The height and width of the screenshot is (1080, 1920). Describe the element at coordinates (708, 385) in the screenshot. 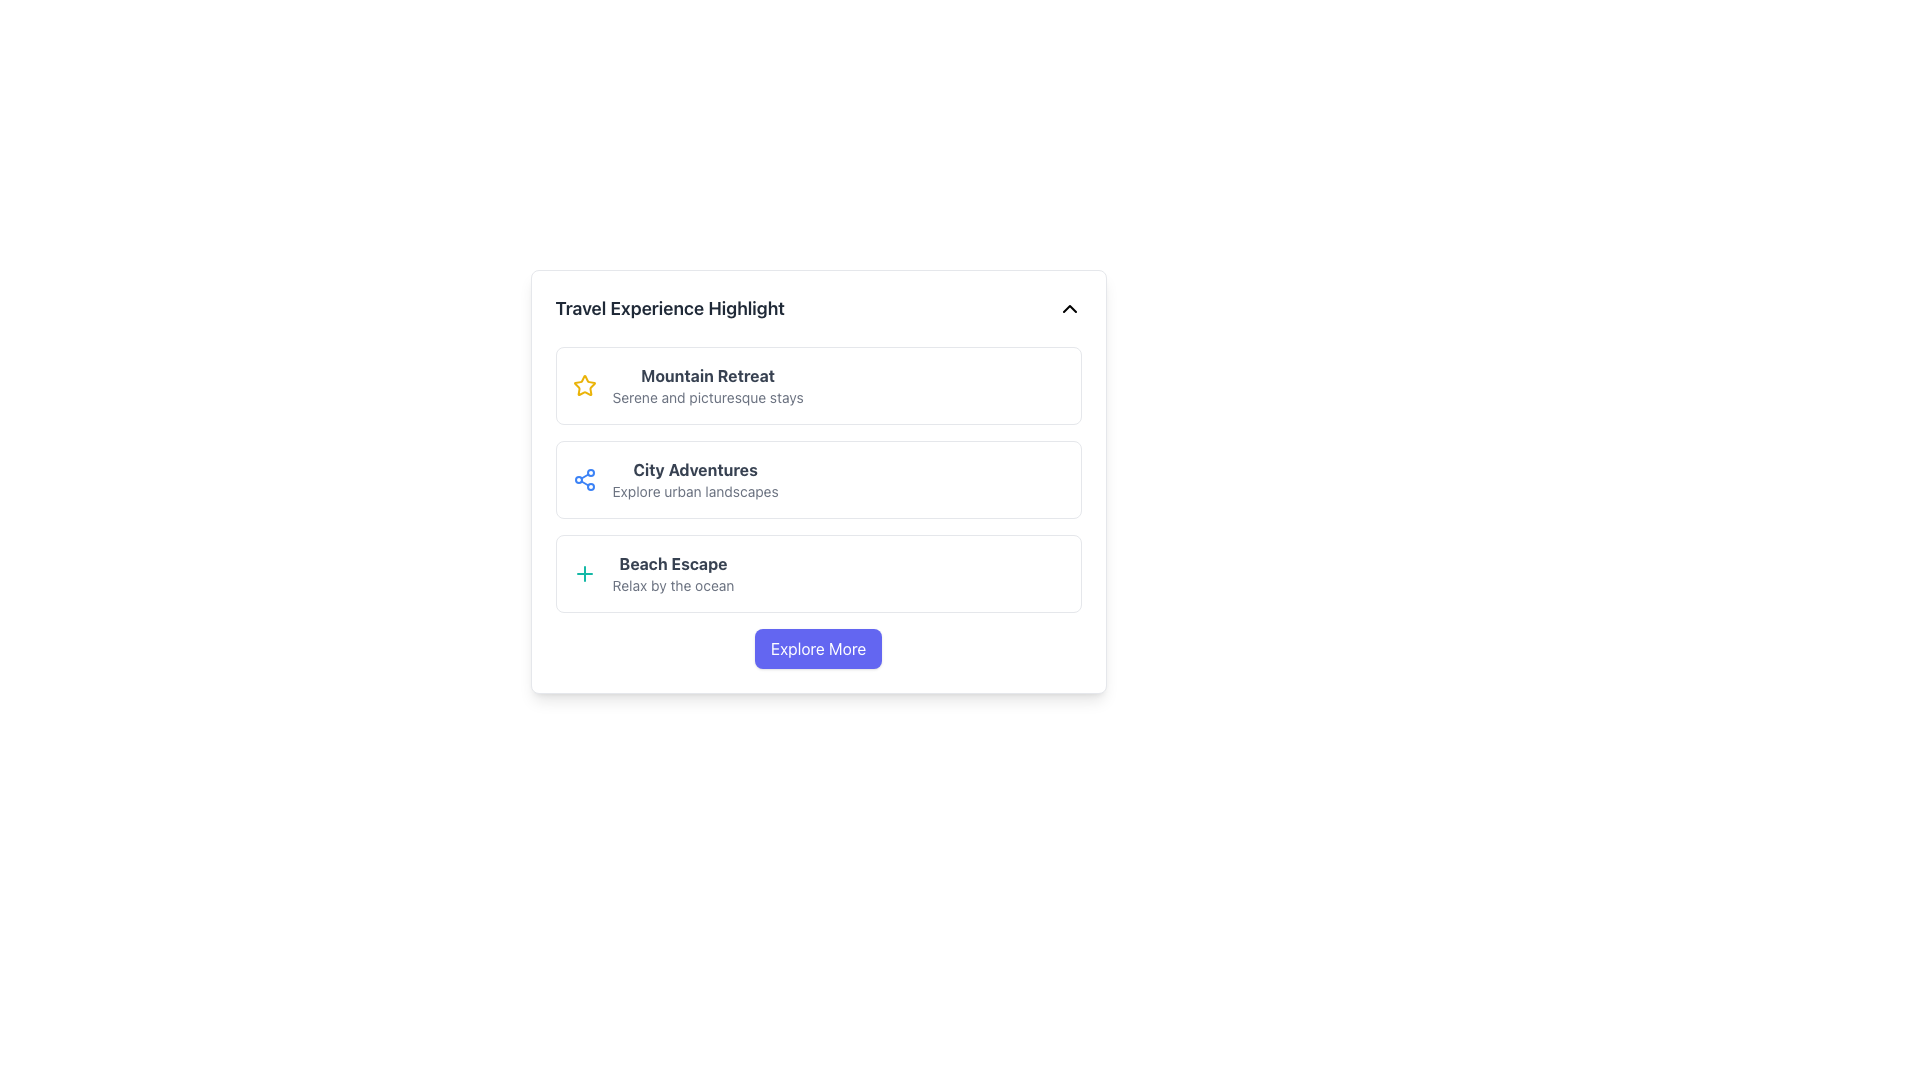

I see `the Informational Label displaying 'Mountain Retreat' with the description 'Serene and picturesque stays' to check for possible tooltips` at that location.